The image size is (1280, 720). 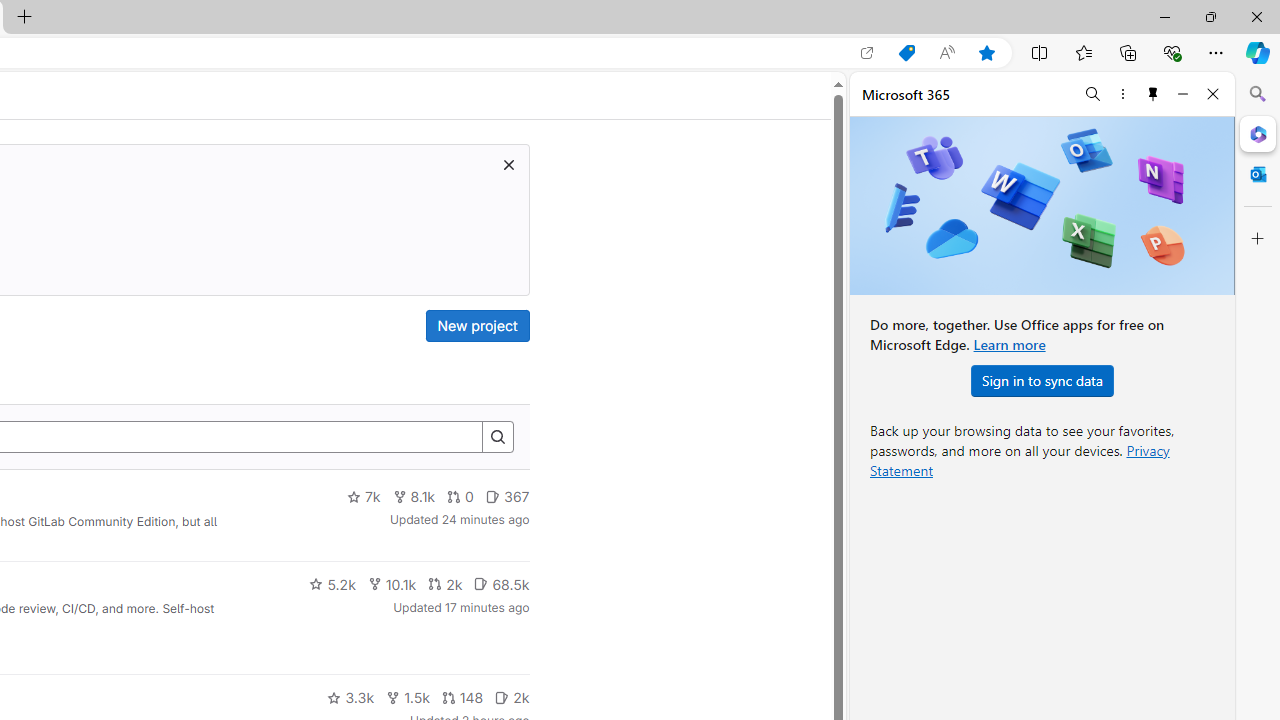 I want to click on 'Class: s16 gl-icon gl-button-icon ', so click(x=508, y=163).